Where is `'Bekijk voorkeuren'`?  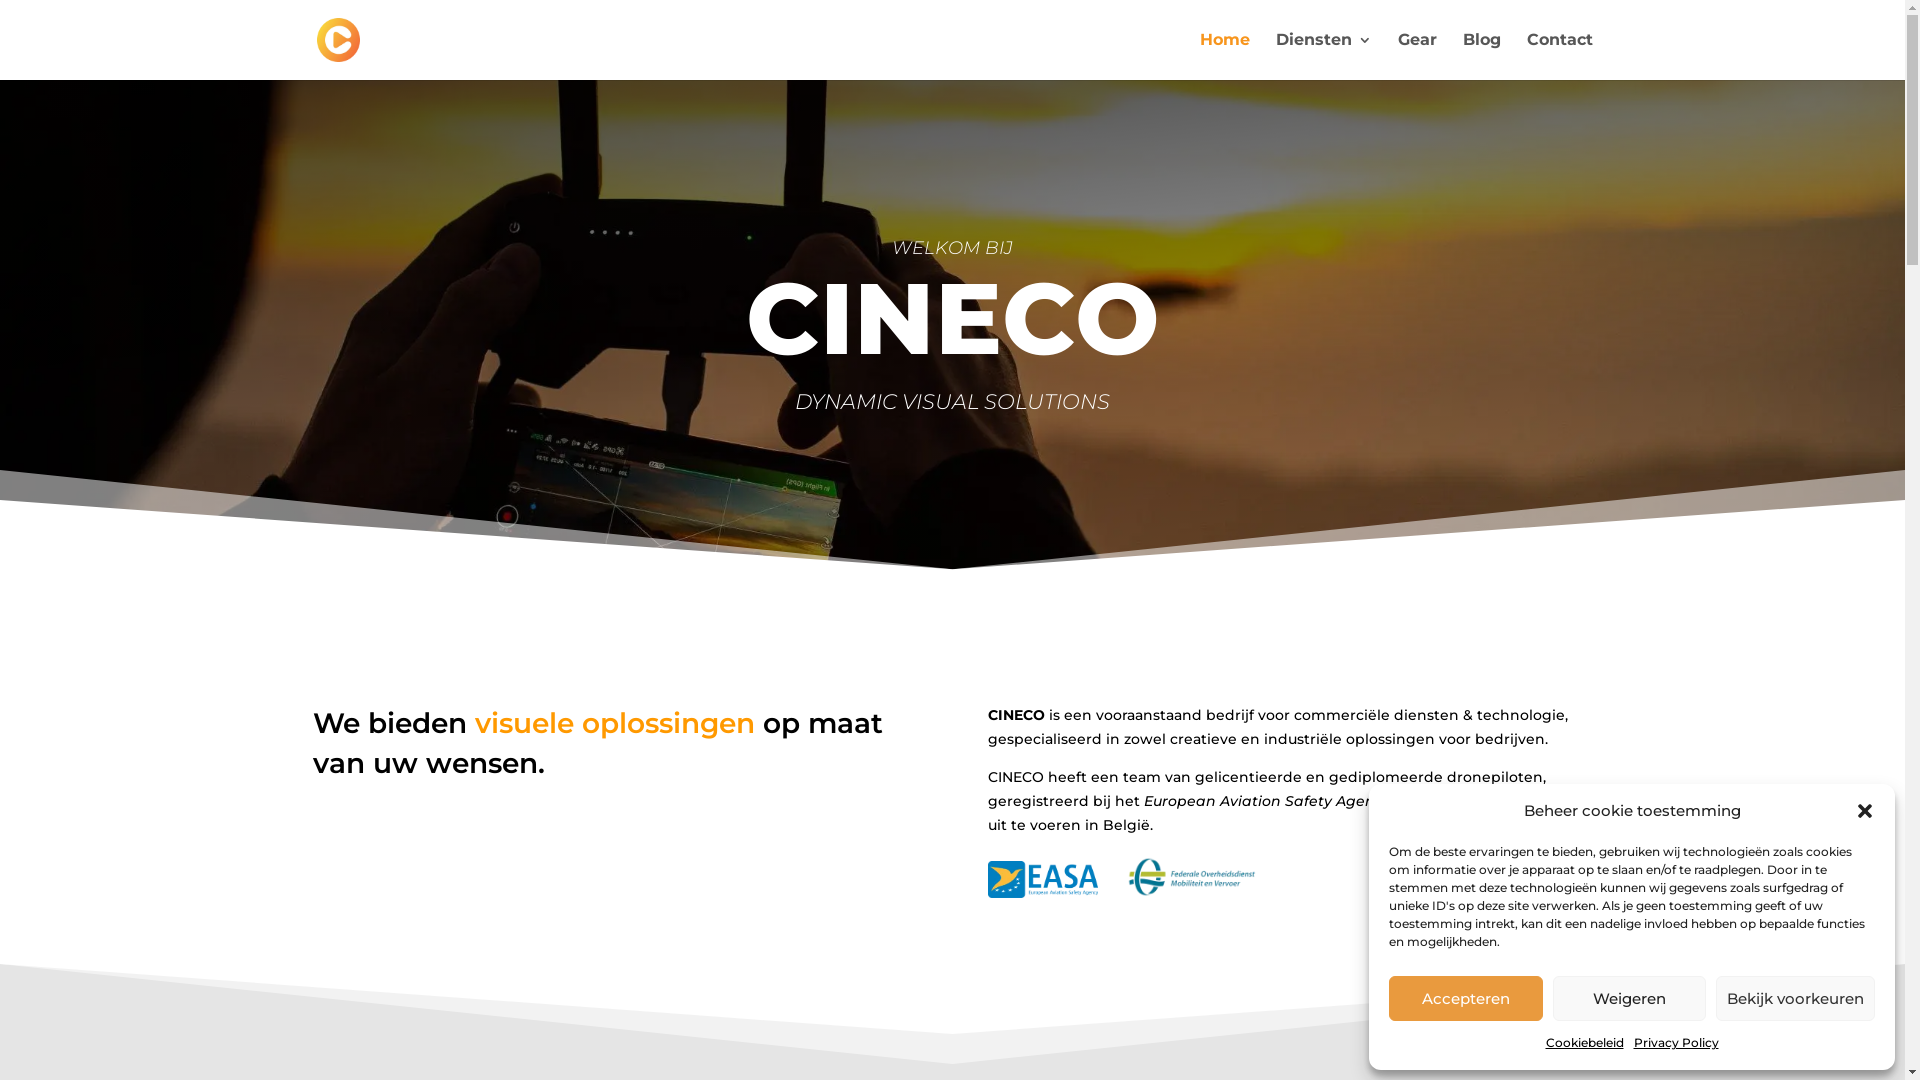 'Bekijk voorkeuren' is located at coordinates (1795, 998).